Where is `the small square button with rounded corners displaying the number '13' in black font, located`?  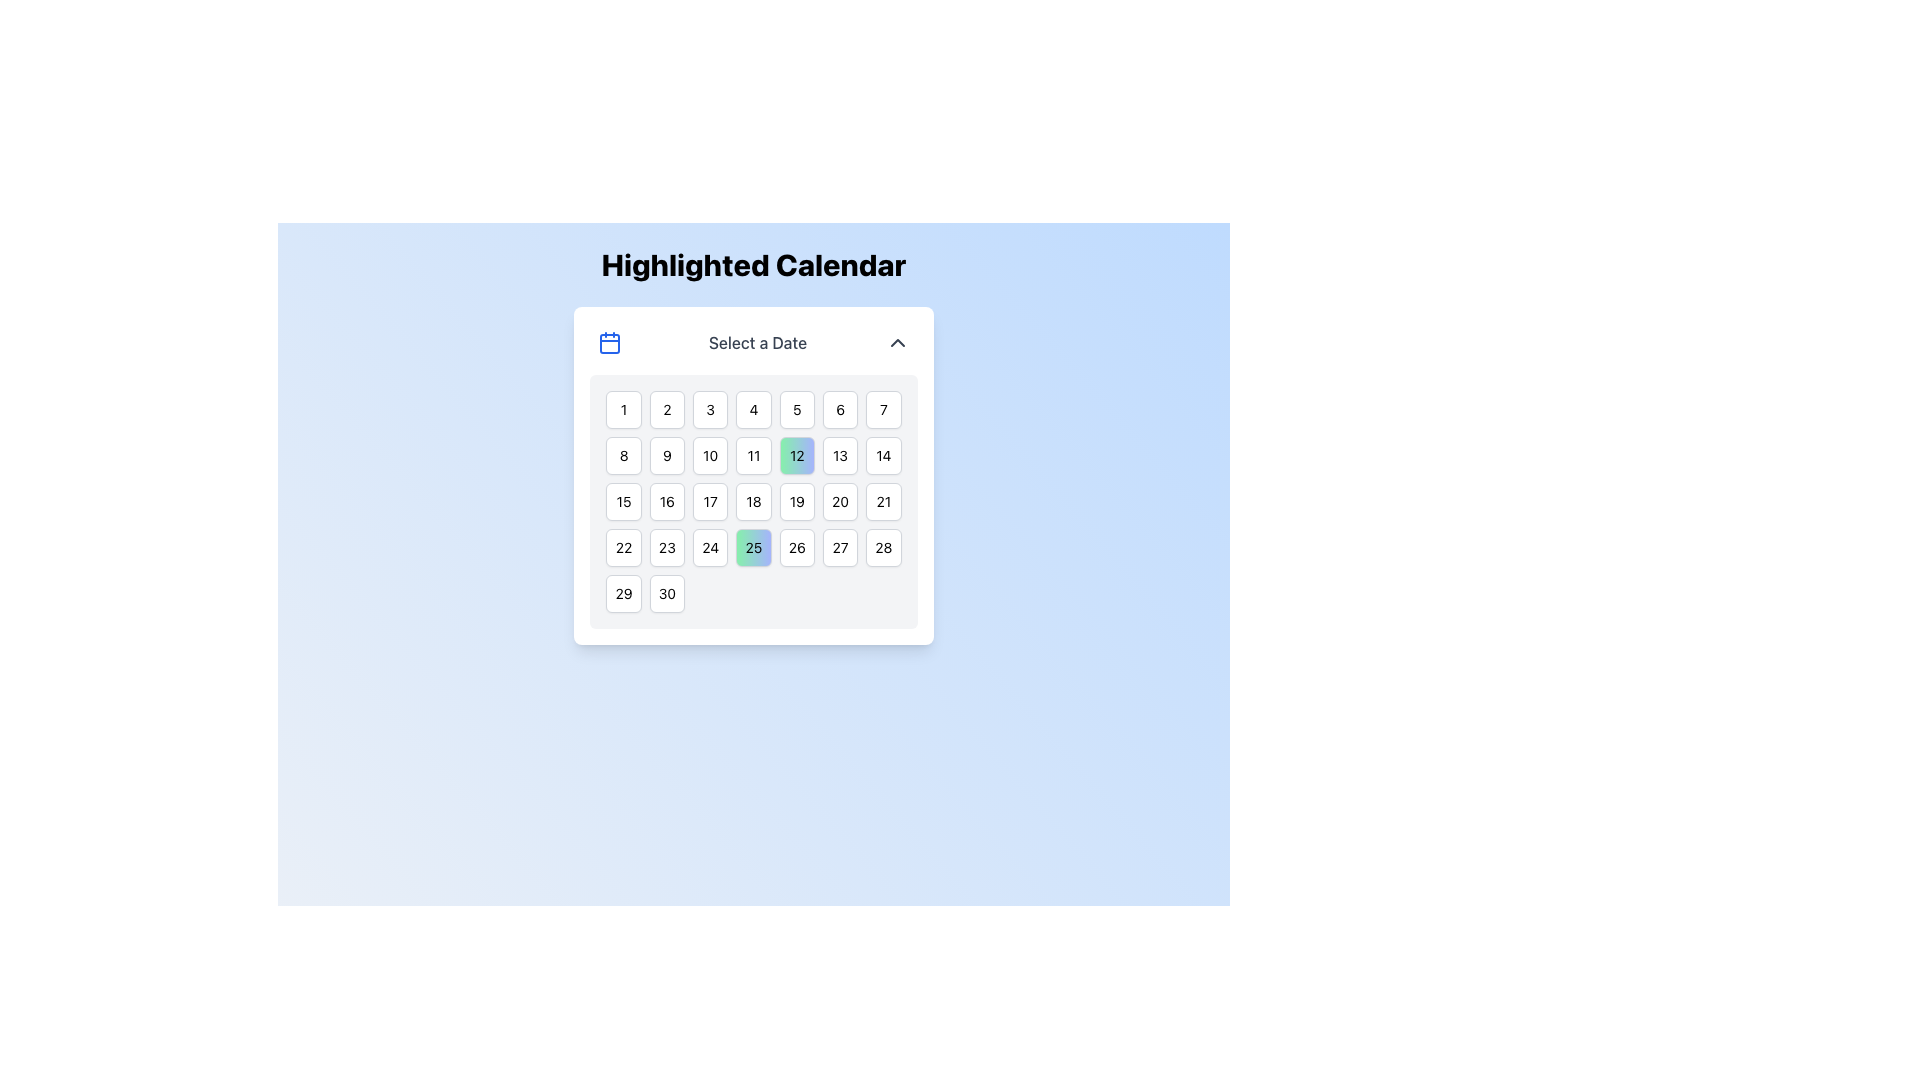 the small square button with rounded corners displaying the number '13' in black font, located is located at coordinates (840, 455).